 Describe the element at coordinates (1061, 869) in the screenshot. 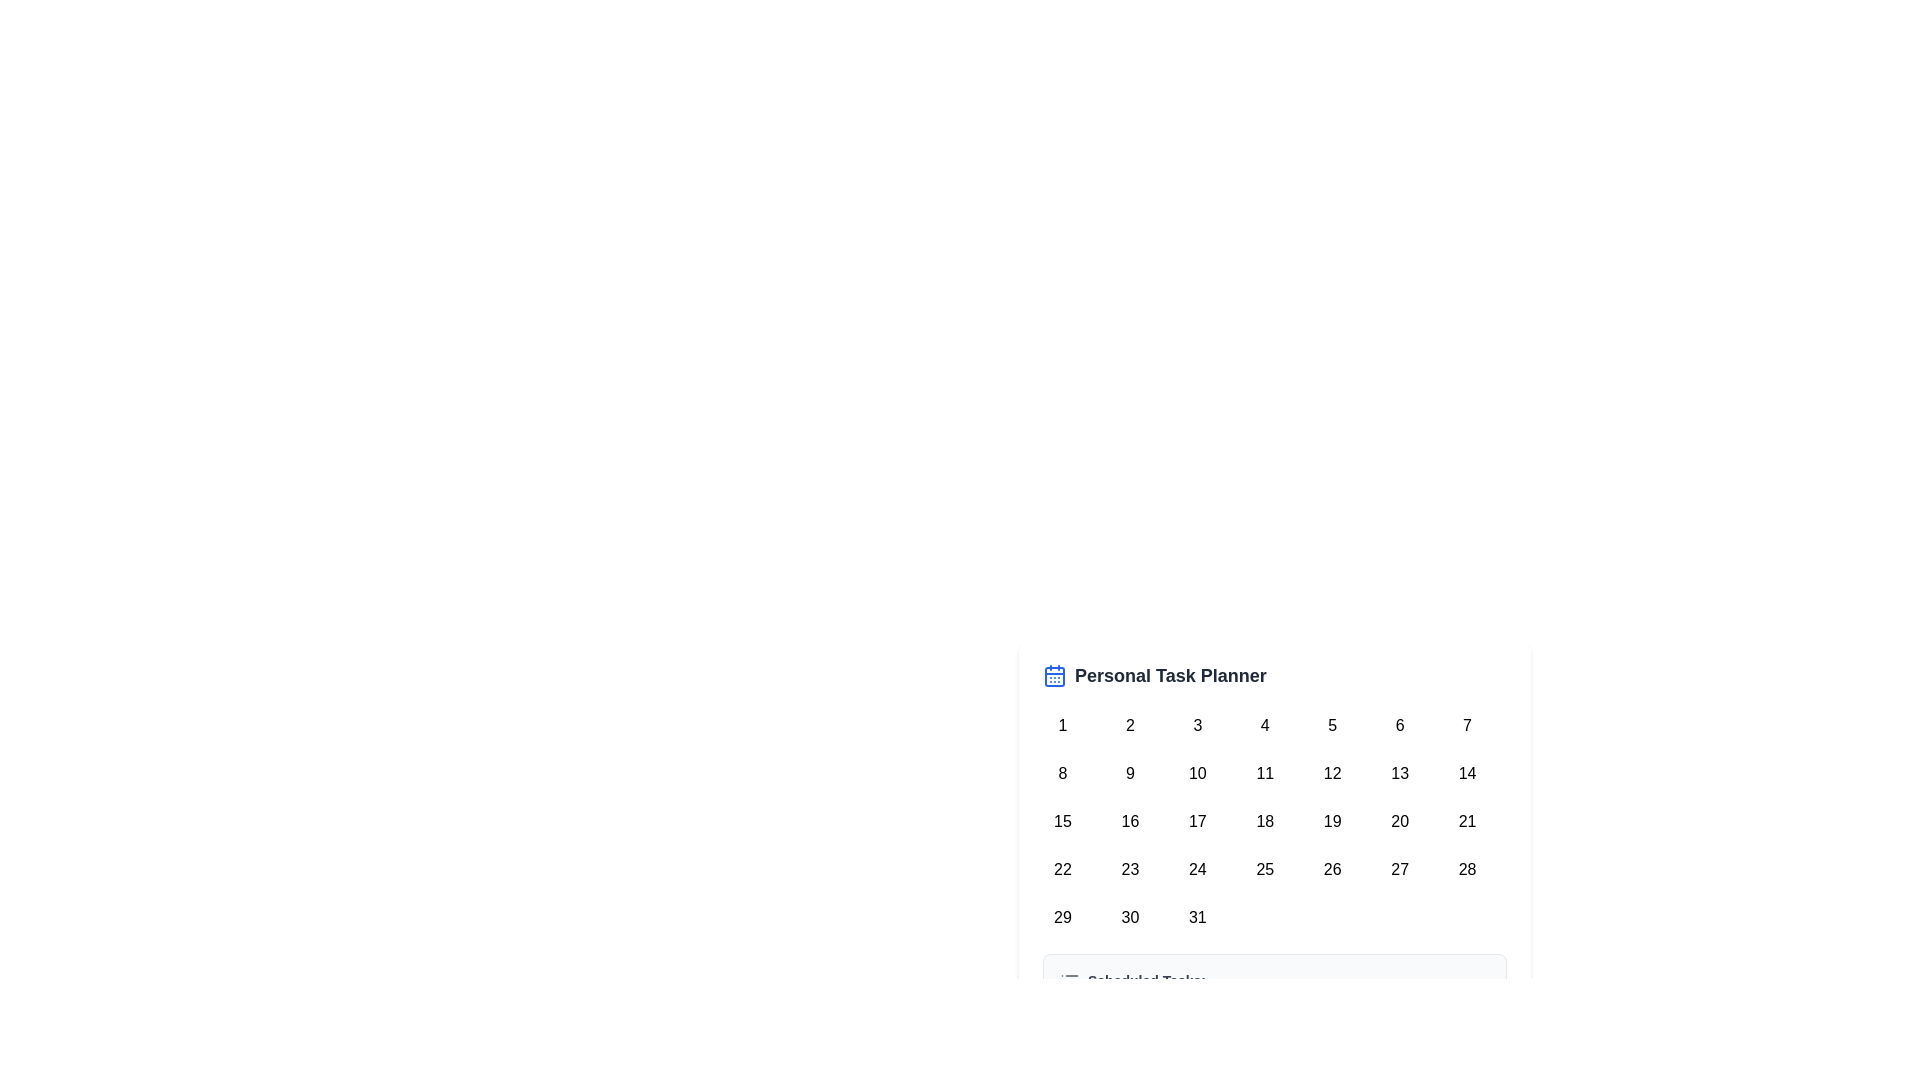

I see `the circular button containing the number '22'` at that location.